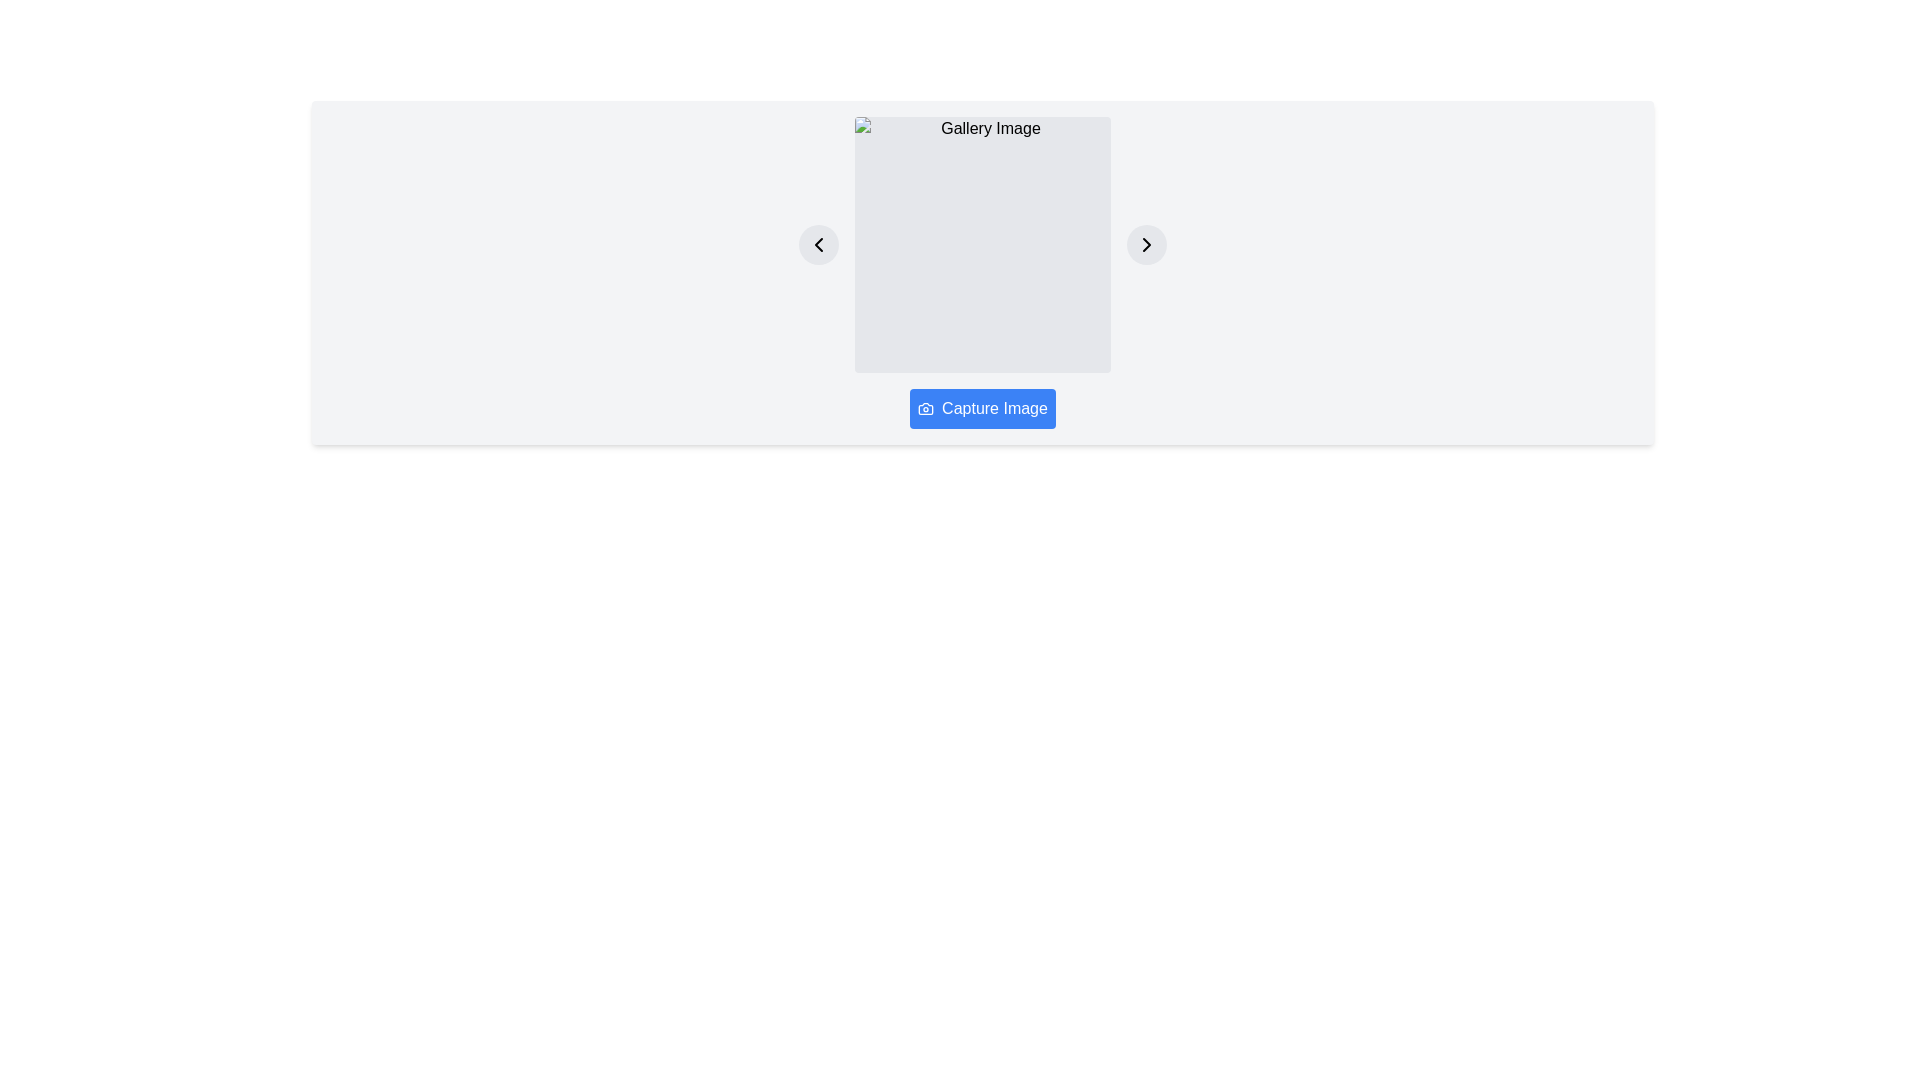 The height and width of the screenshot is (1080, 1920). What do you see at coordinates (1147, 244) in the screenshot?
I see `the circular button with a gray background and a black right-arrow icon` at bounding box center [1147, 244].